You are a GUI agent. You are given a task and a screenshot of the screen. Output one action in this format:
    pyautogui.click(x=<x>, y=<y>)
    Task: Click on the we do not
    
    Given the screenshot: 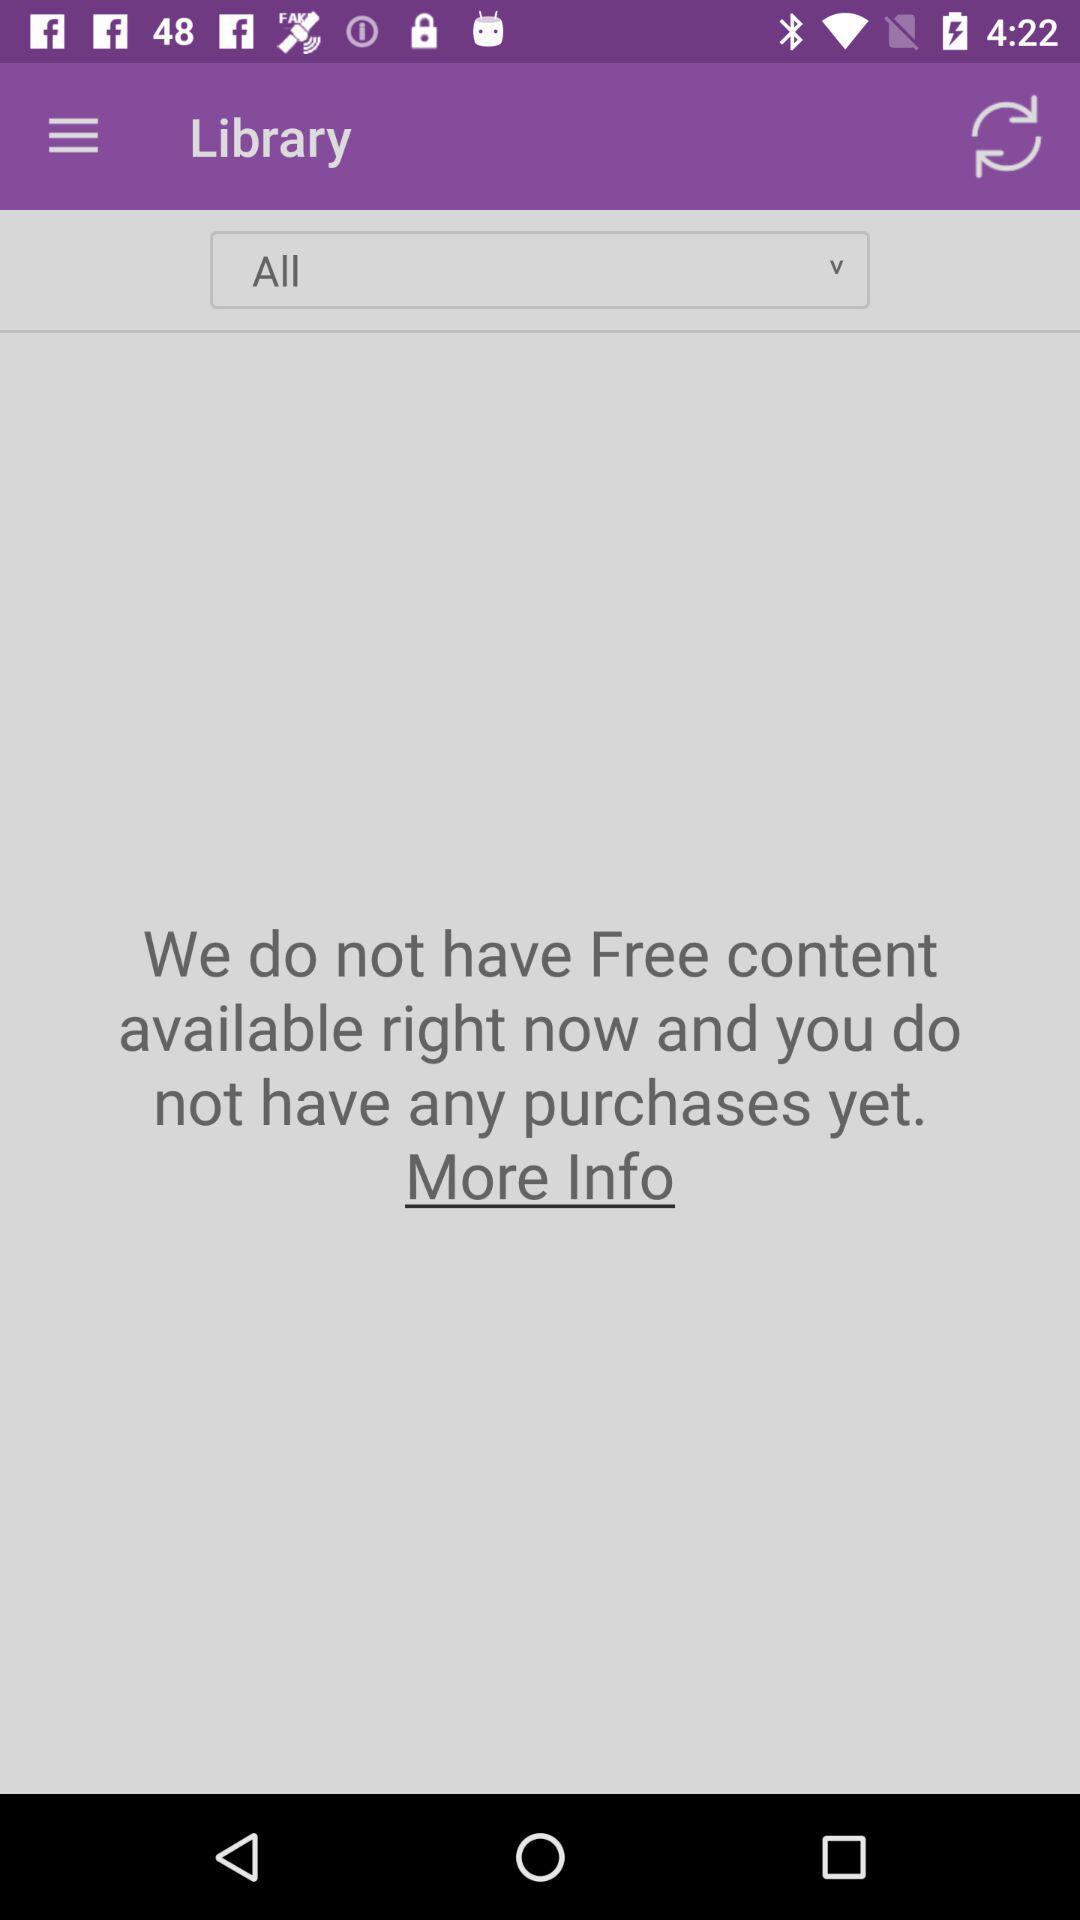 What is the action you would take?
    pyautogui.click(x=540, y=1062)
    